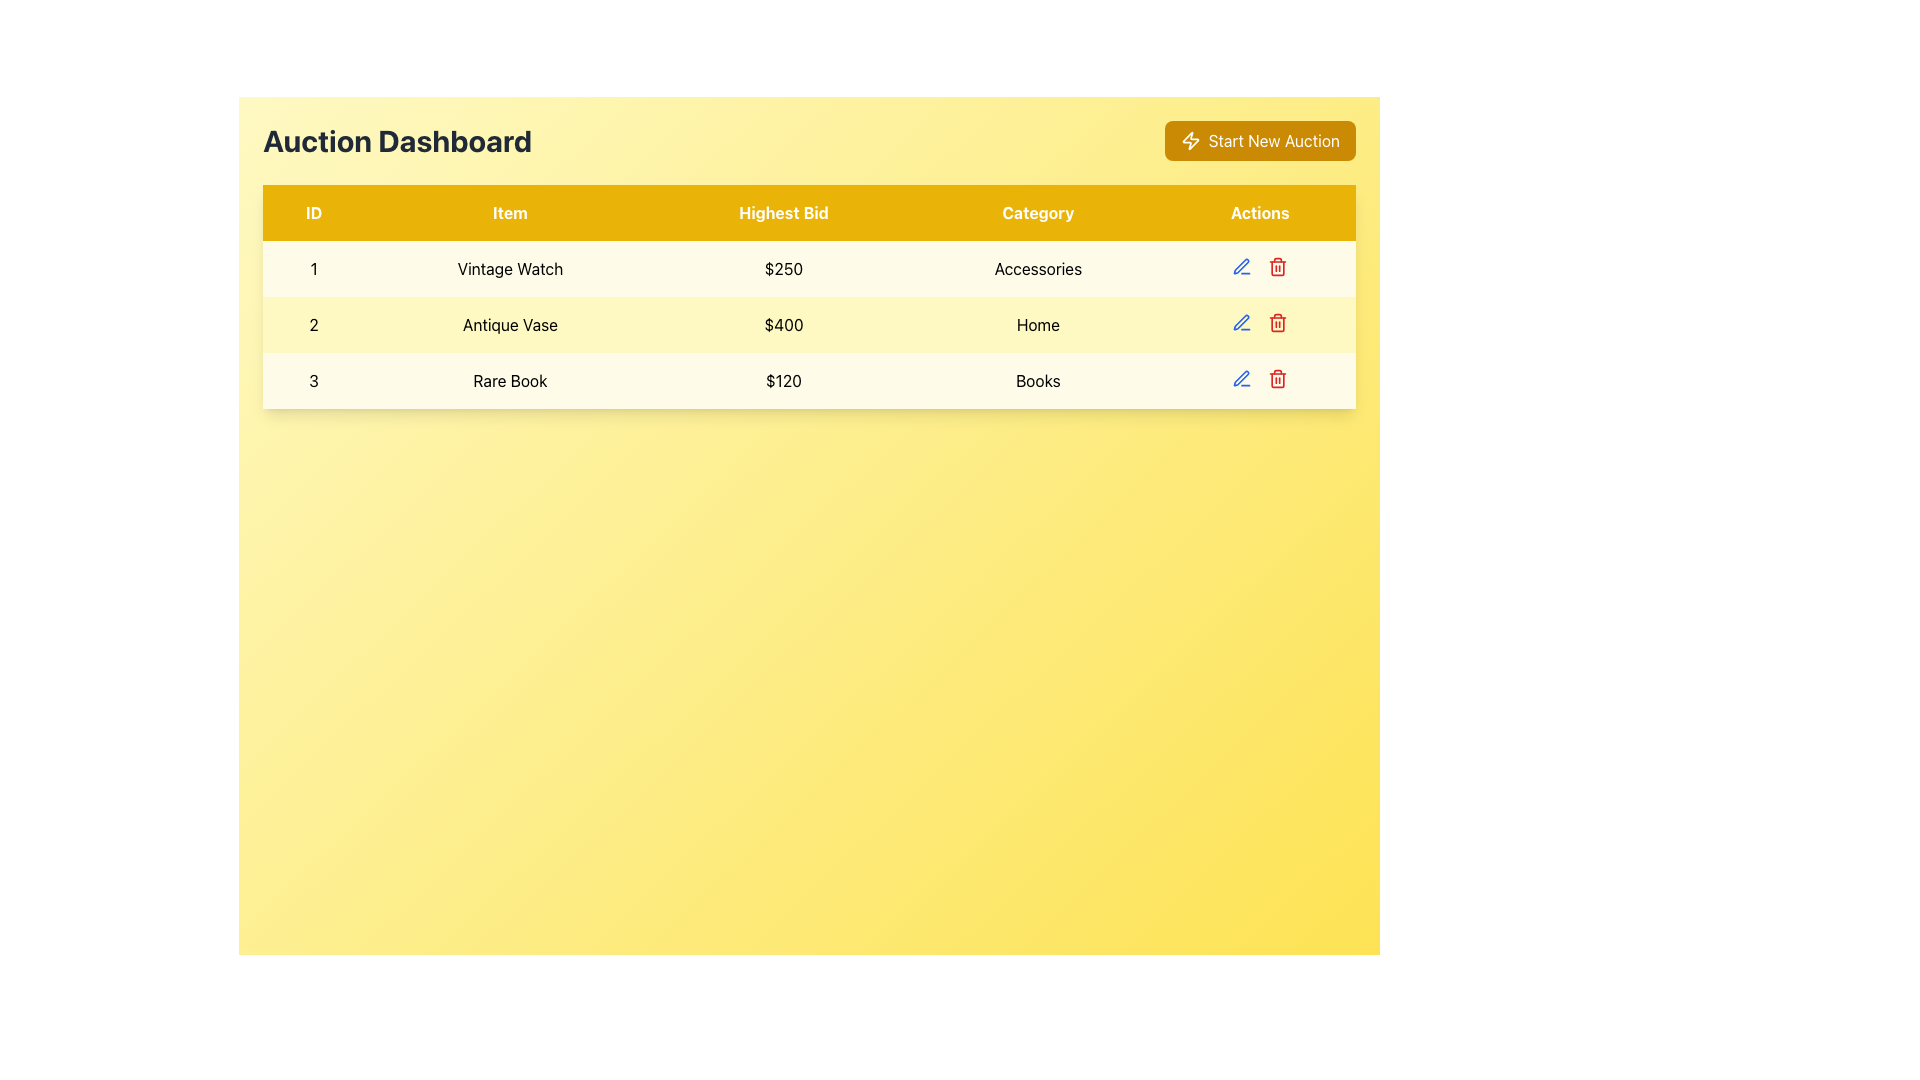 This screenshot has height=1080, width=1920. What do you see at coordinates (1038, 323) in the screenshot?
I see `the 'Home' text label in the second row of the table with a light yellow background in the 'Category' column` at bounding box center [1038, 323].